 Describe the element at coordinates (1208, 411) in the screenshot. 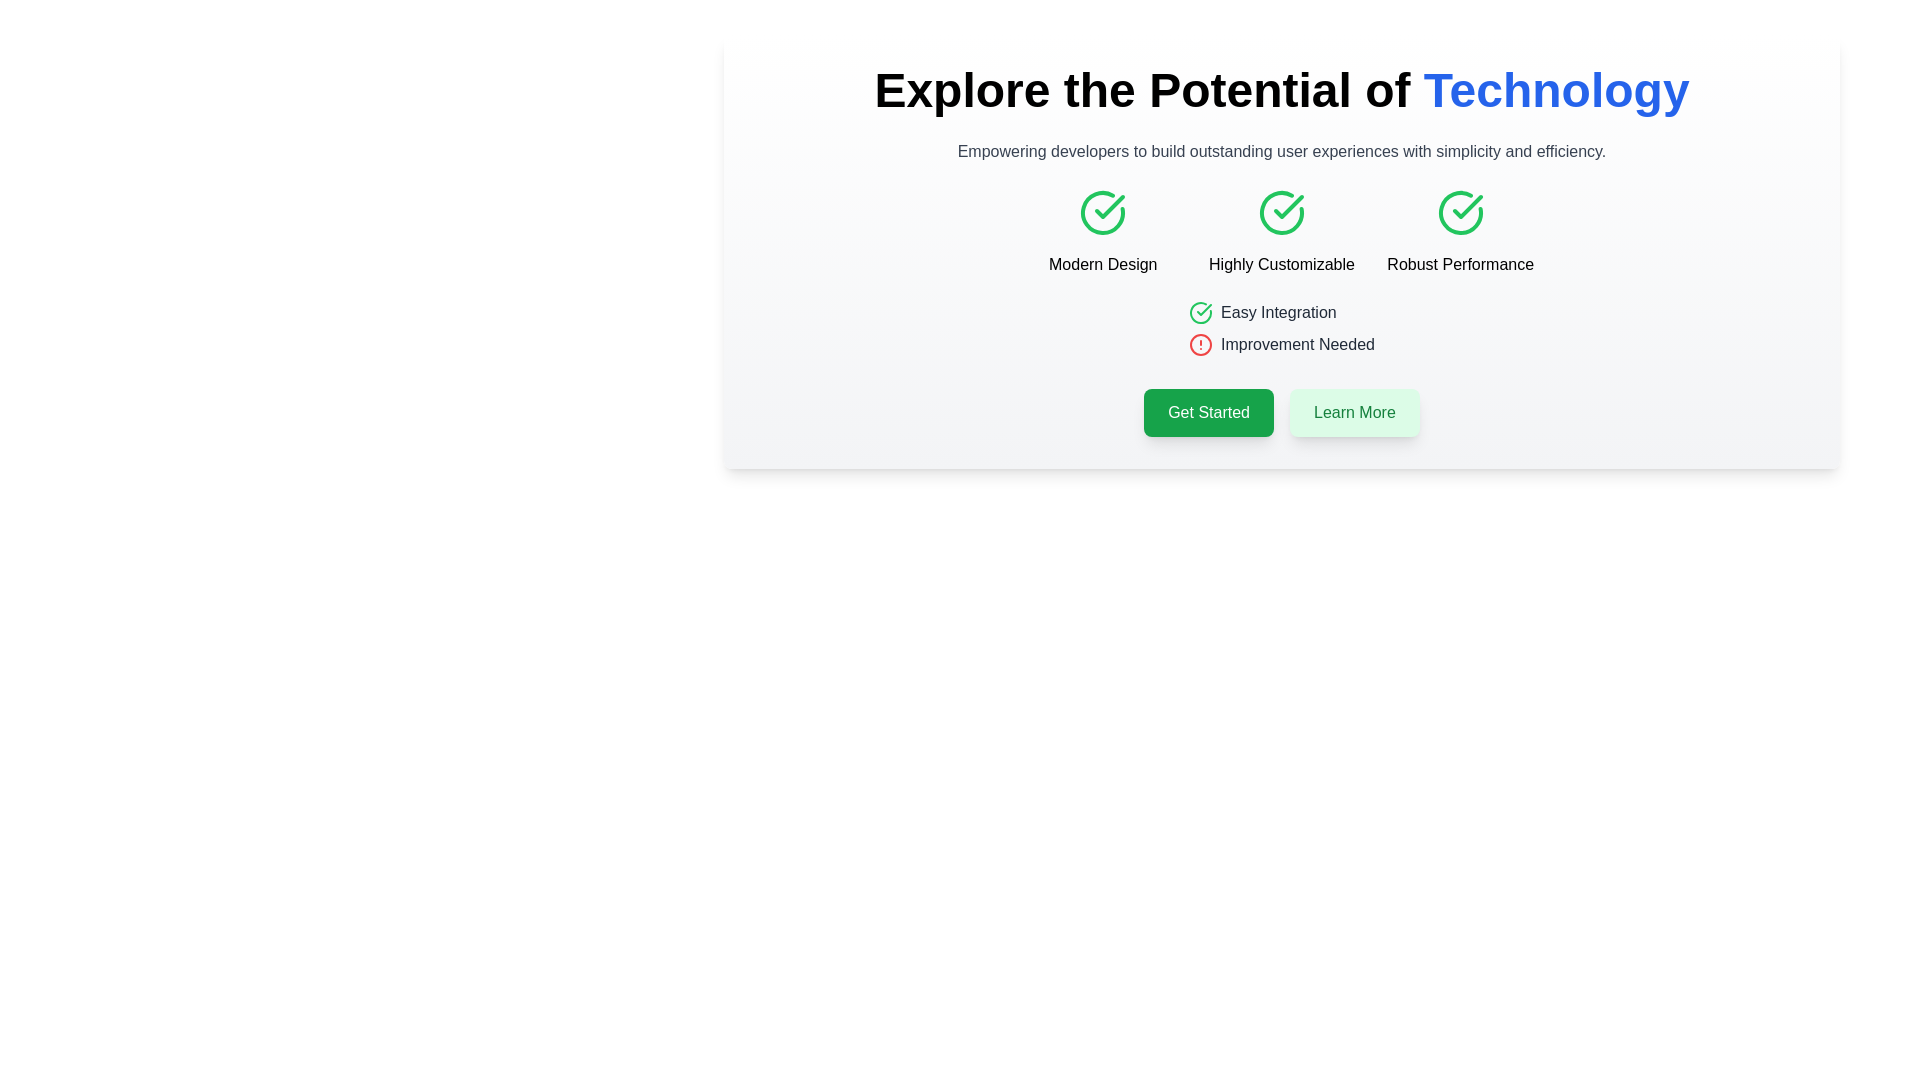

I see `the primary action button located at the bottom center of the interface, positioned to the left of the 'Learn More' button` at that location.